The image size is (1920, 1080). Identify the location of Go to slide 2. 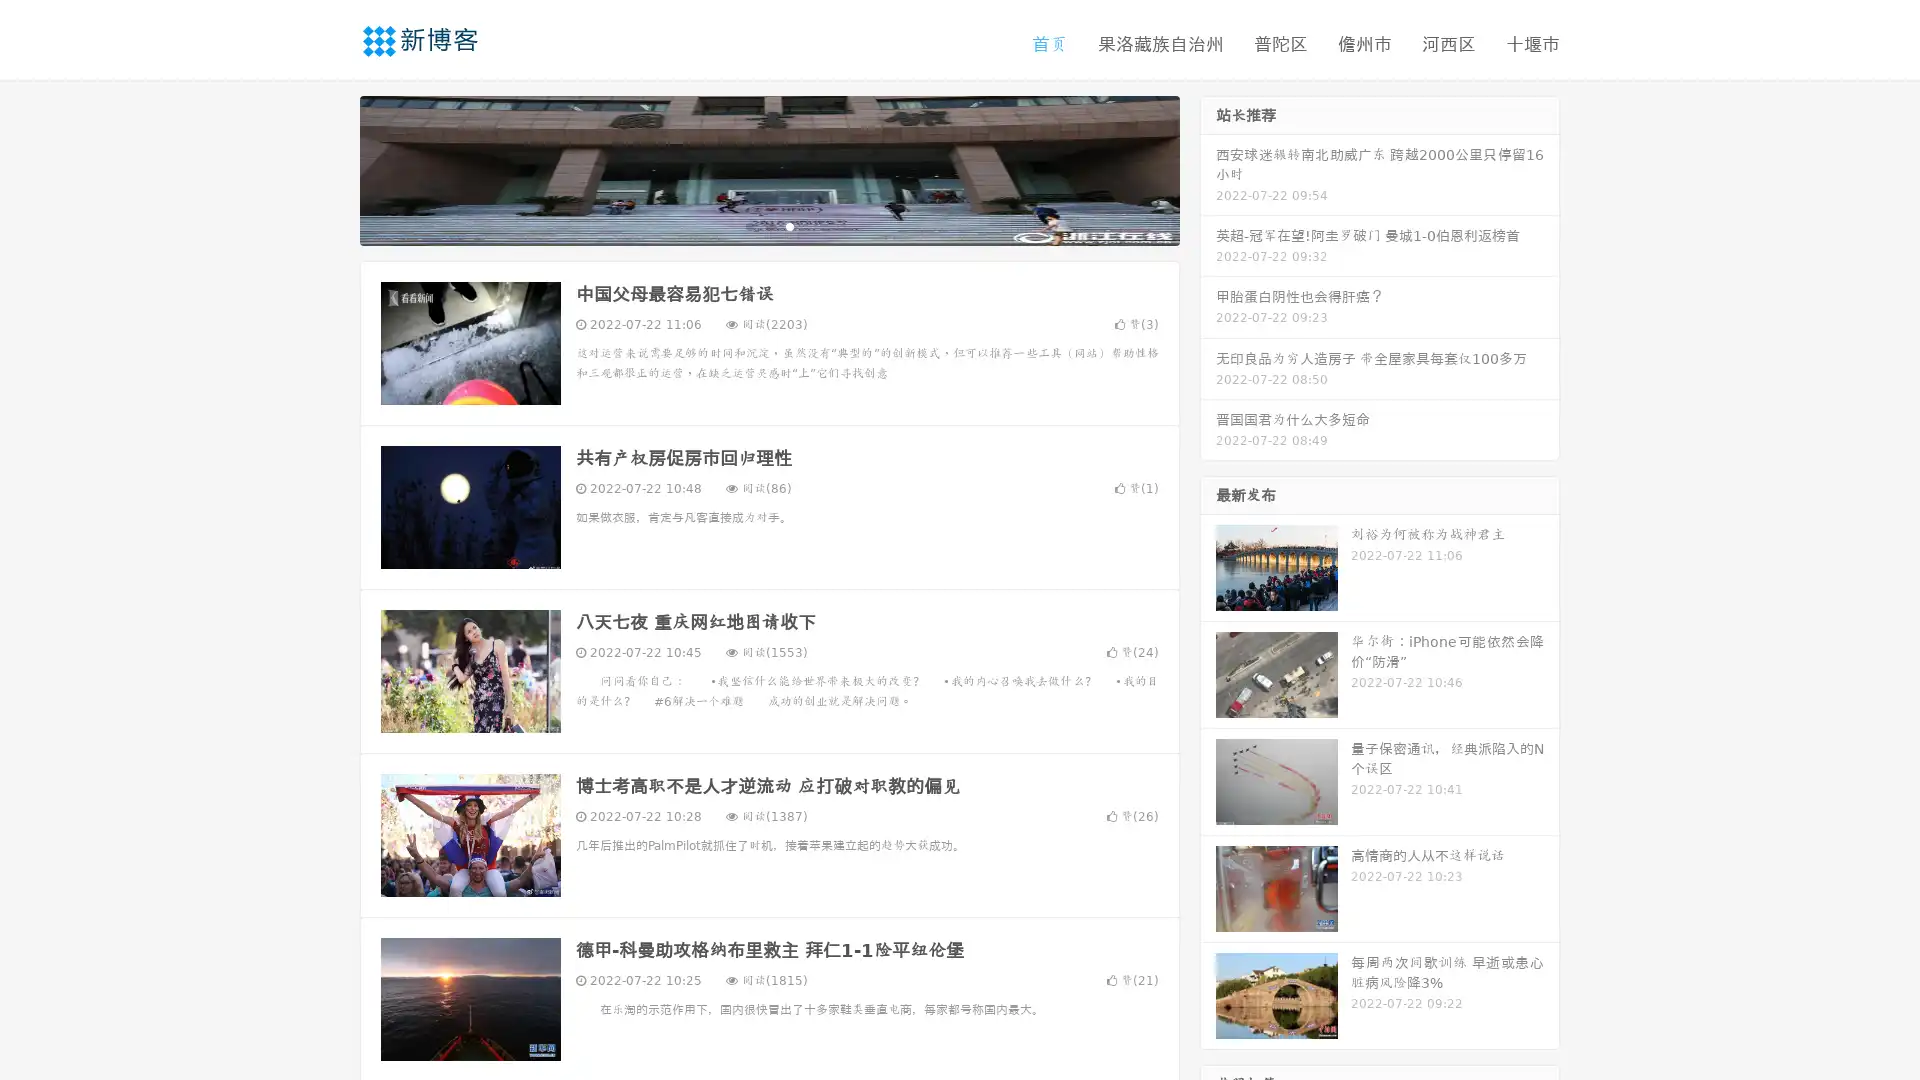
(768, 225).